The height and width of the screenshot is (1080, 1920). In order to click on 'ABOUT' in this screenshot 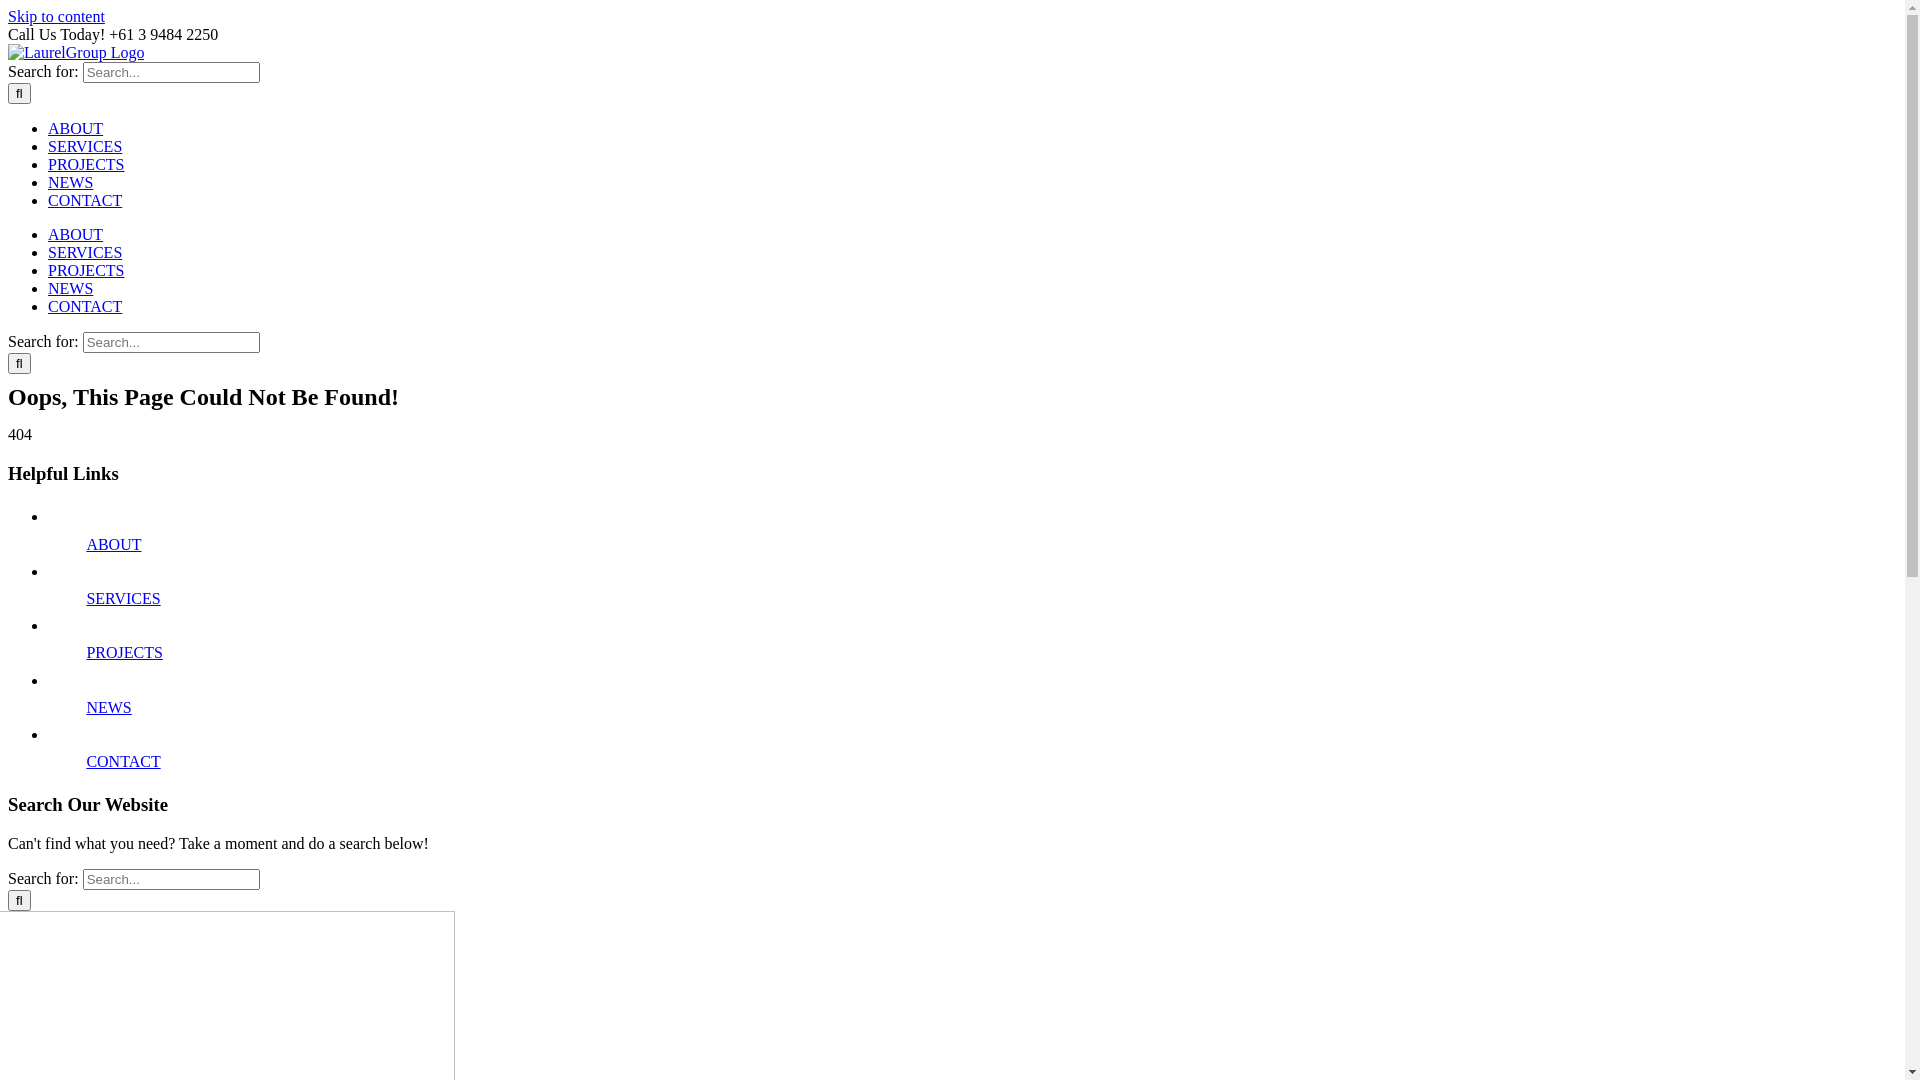, I will do `click(48, 128)`.